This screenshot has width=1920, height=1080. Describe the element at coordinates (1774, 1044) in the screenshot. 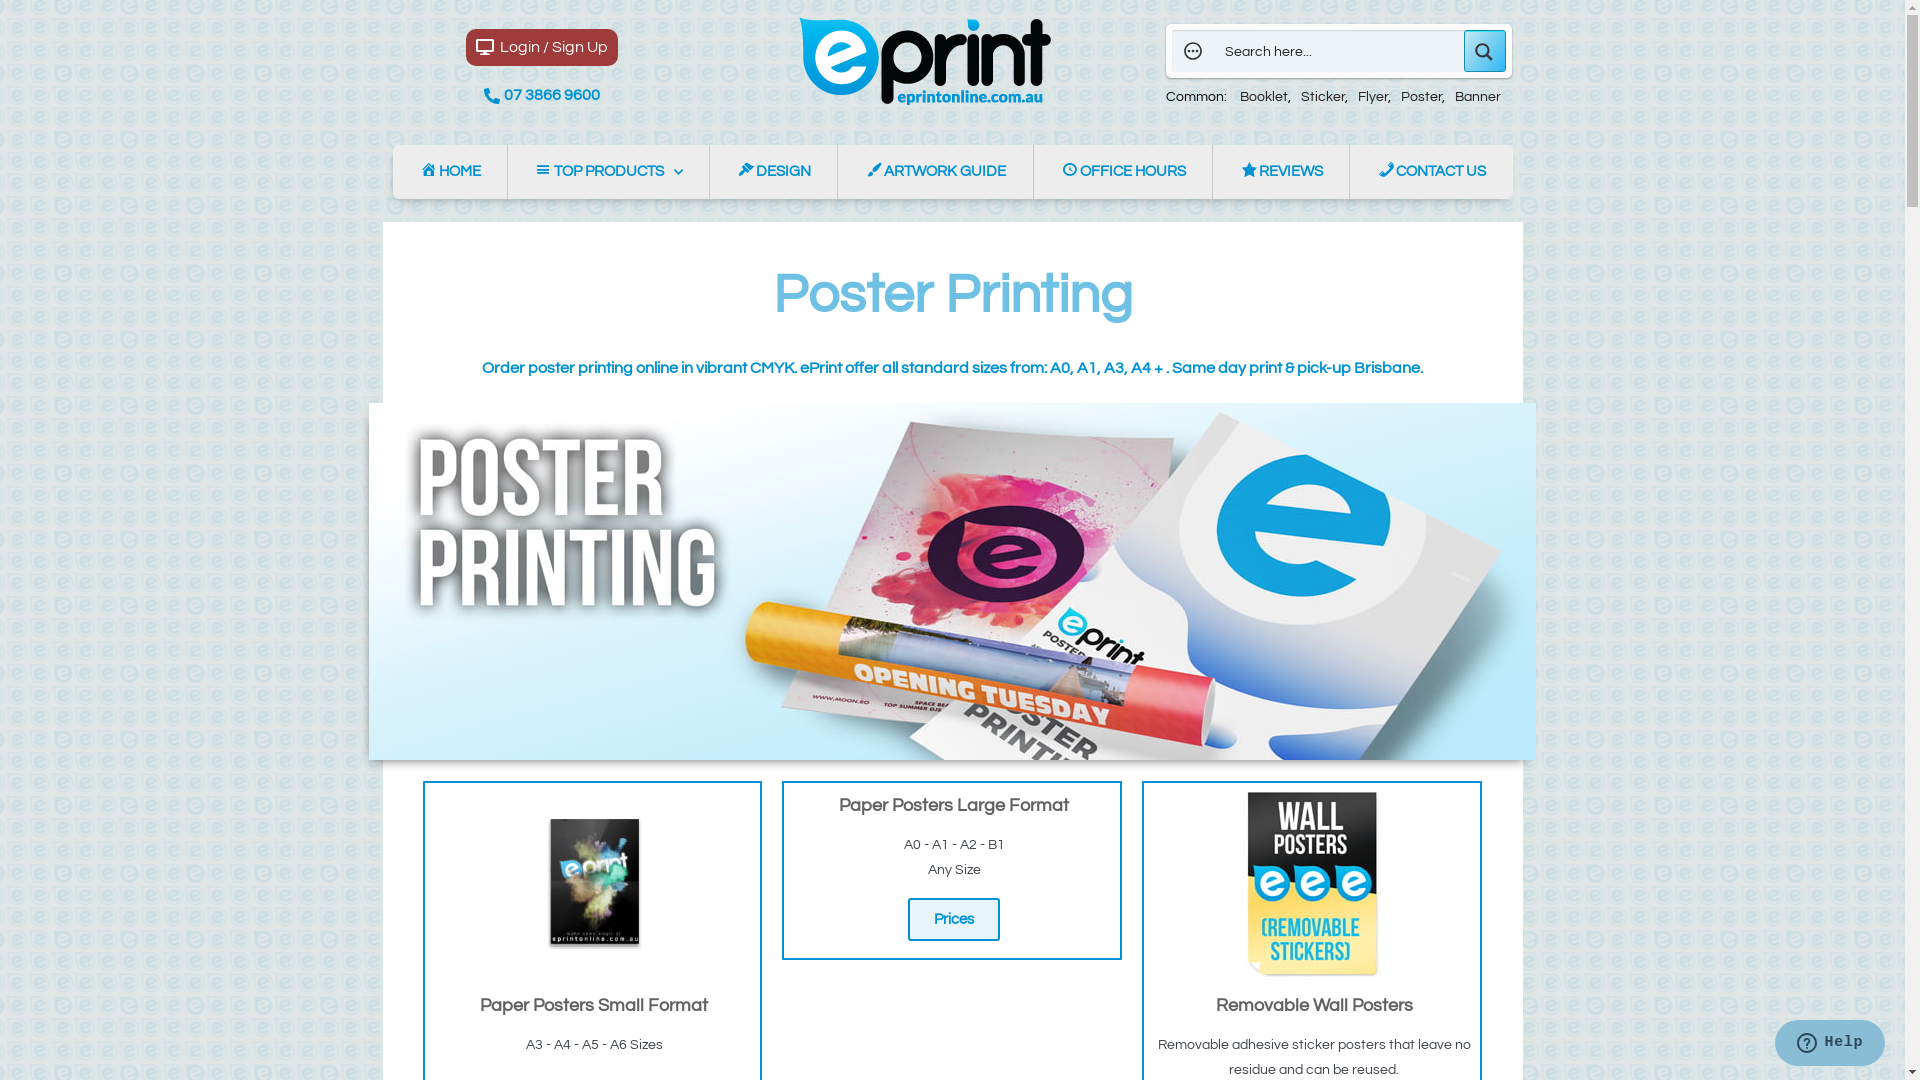

I see `'Opens a widget where you can chat to one of our agents'` at that location.